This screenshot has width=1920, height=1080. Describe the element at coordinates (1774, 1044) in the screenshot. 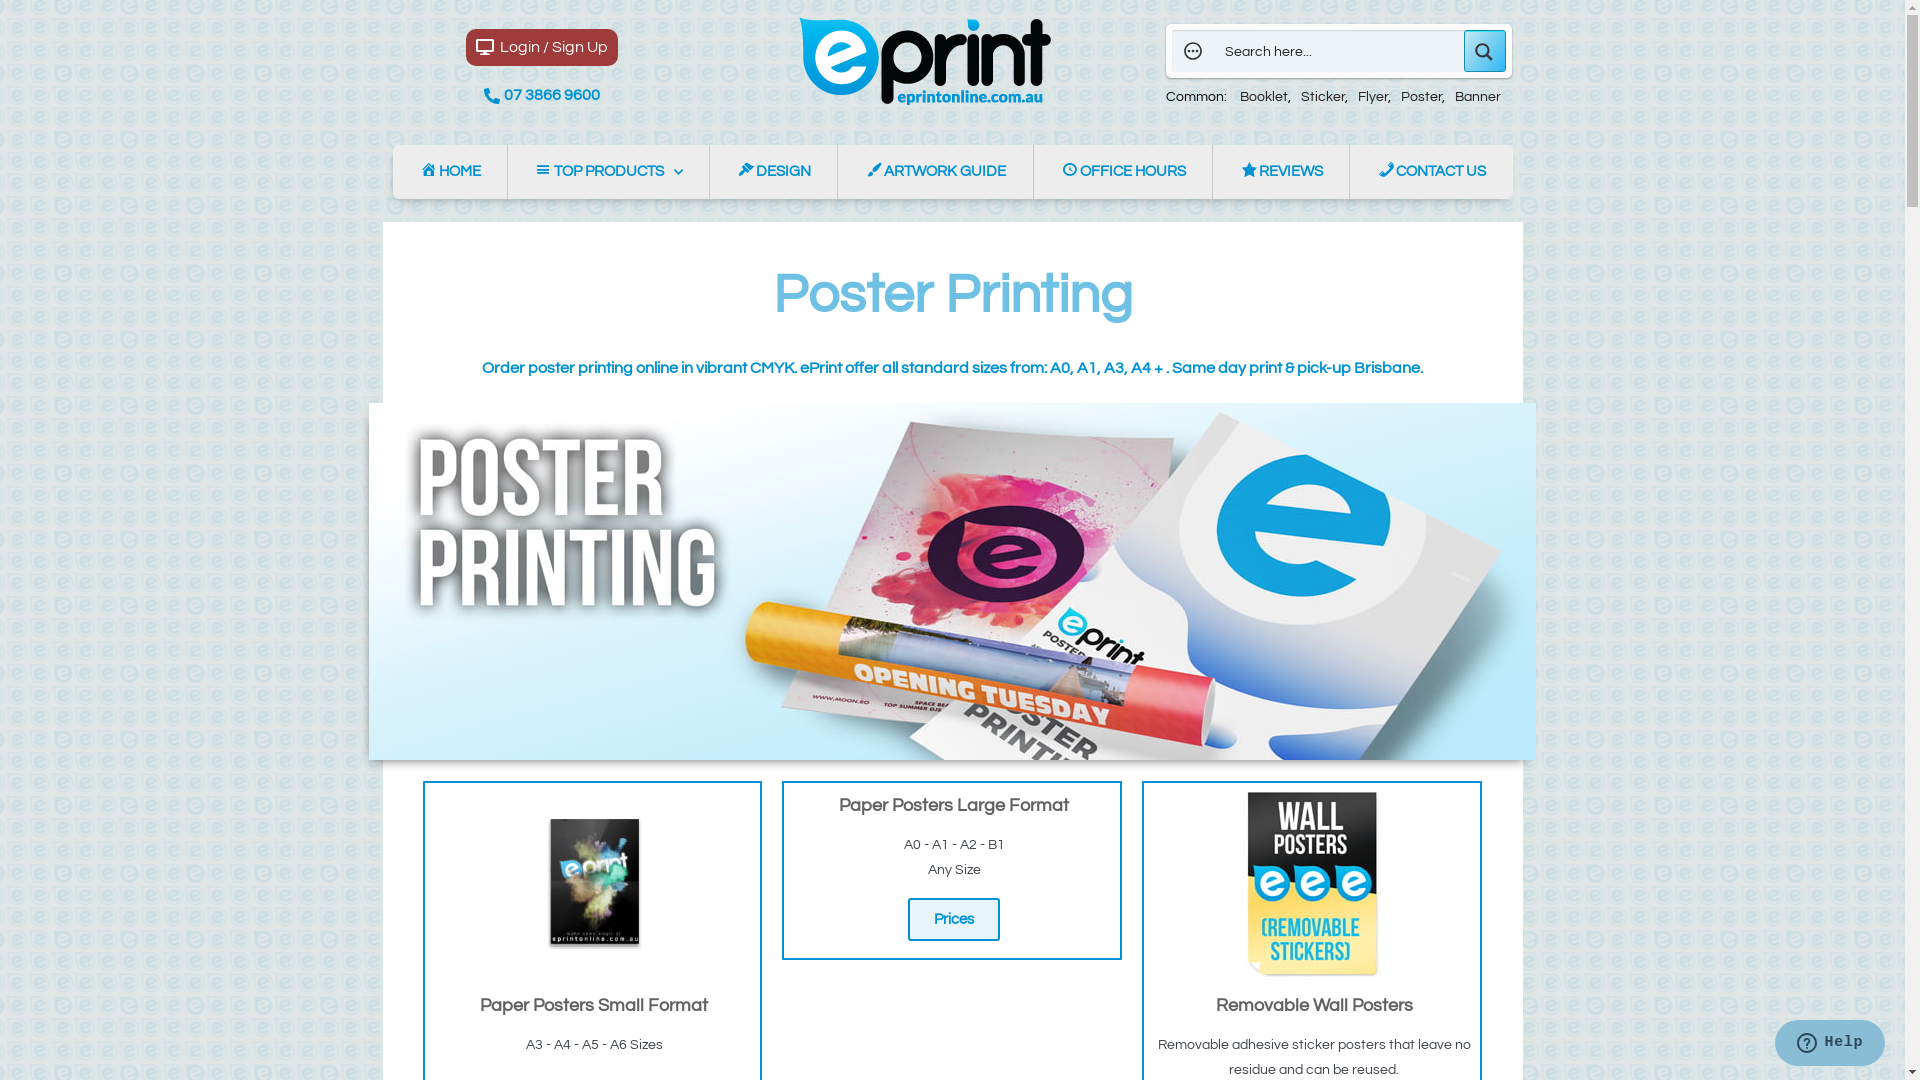

I see `'Opens a widget where you can chat to one of our agents'` at that location.